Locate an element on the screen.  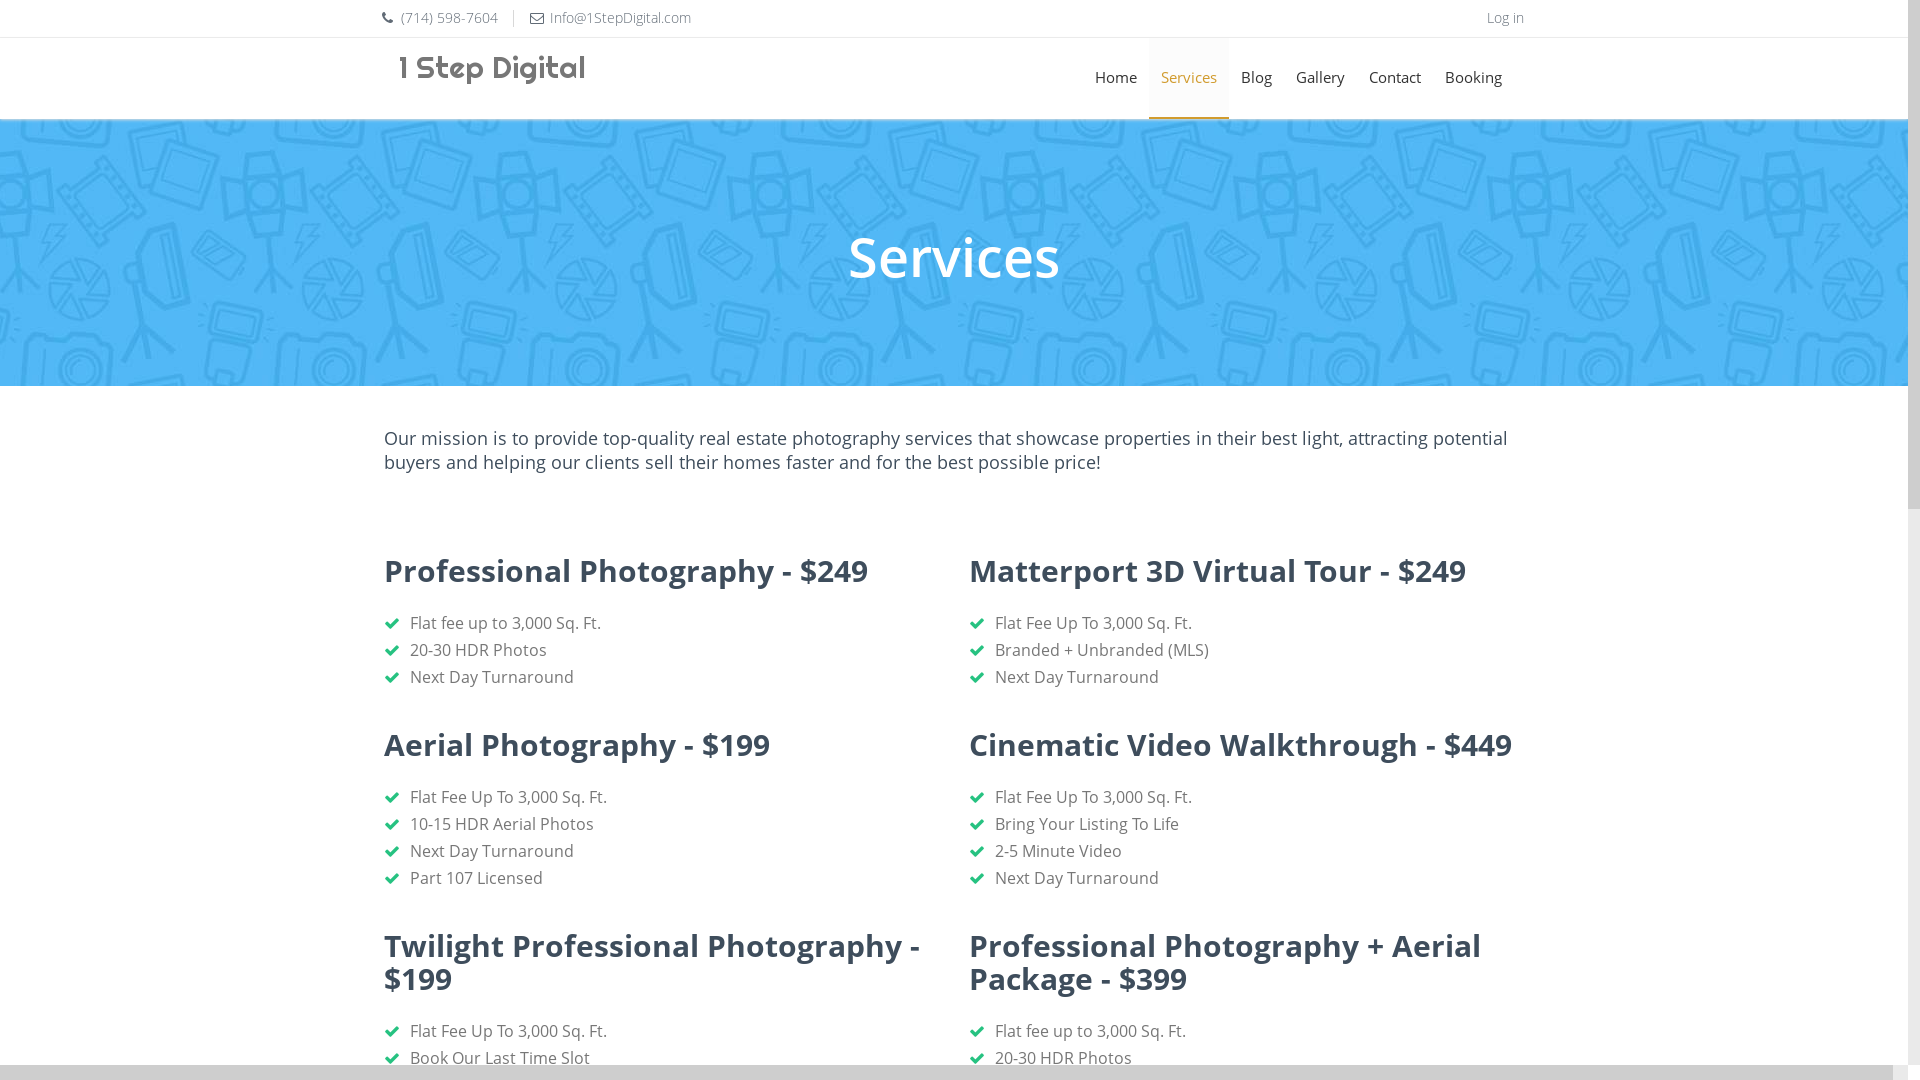
'Home' is located at coordinates (1115, 76).